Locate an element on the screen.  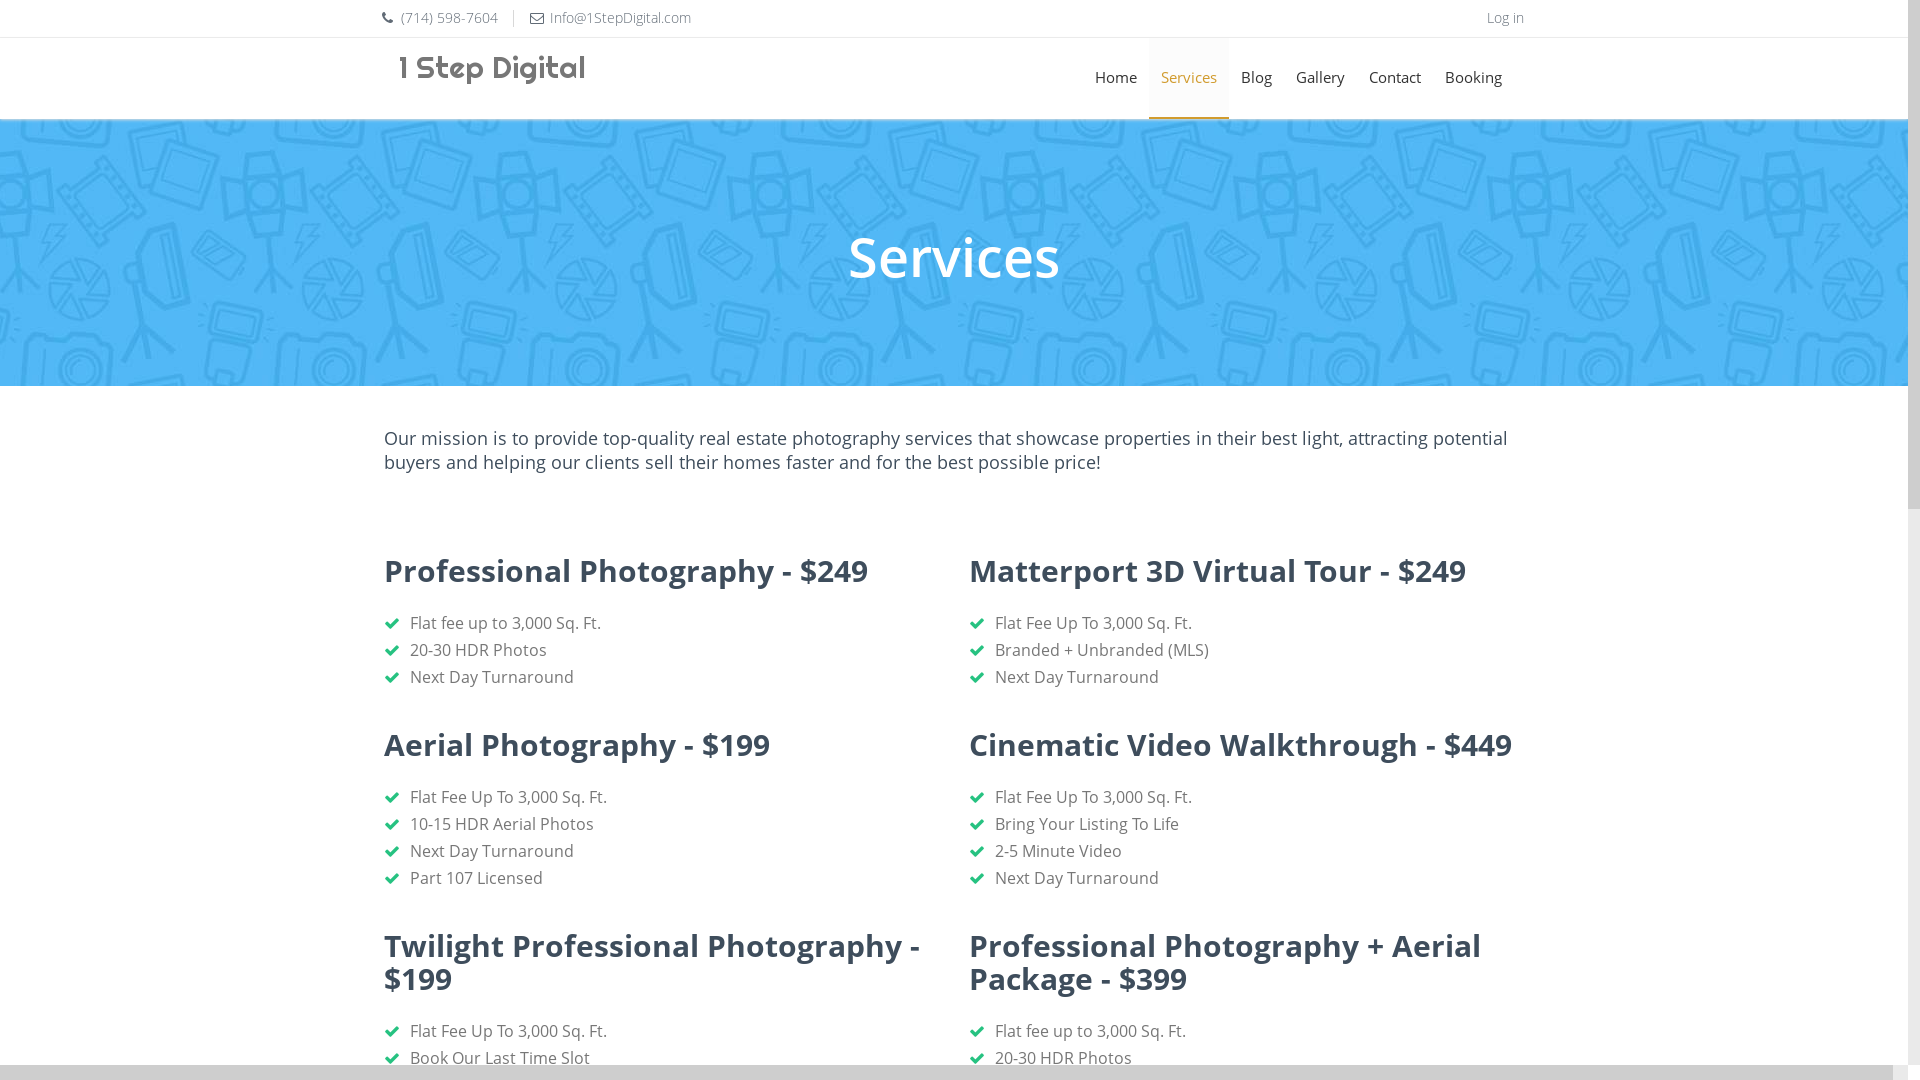
'Home' is located at coordinates (1115, 76).